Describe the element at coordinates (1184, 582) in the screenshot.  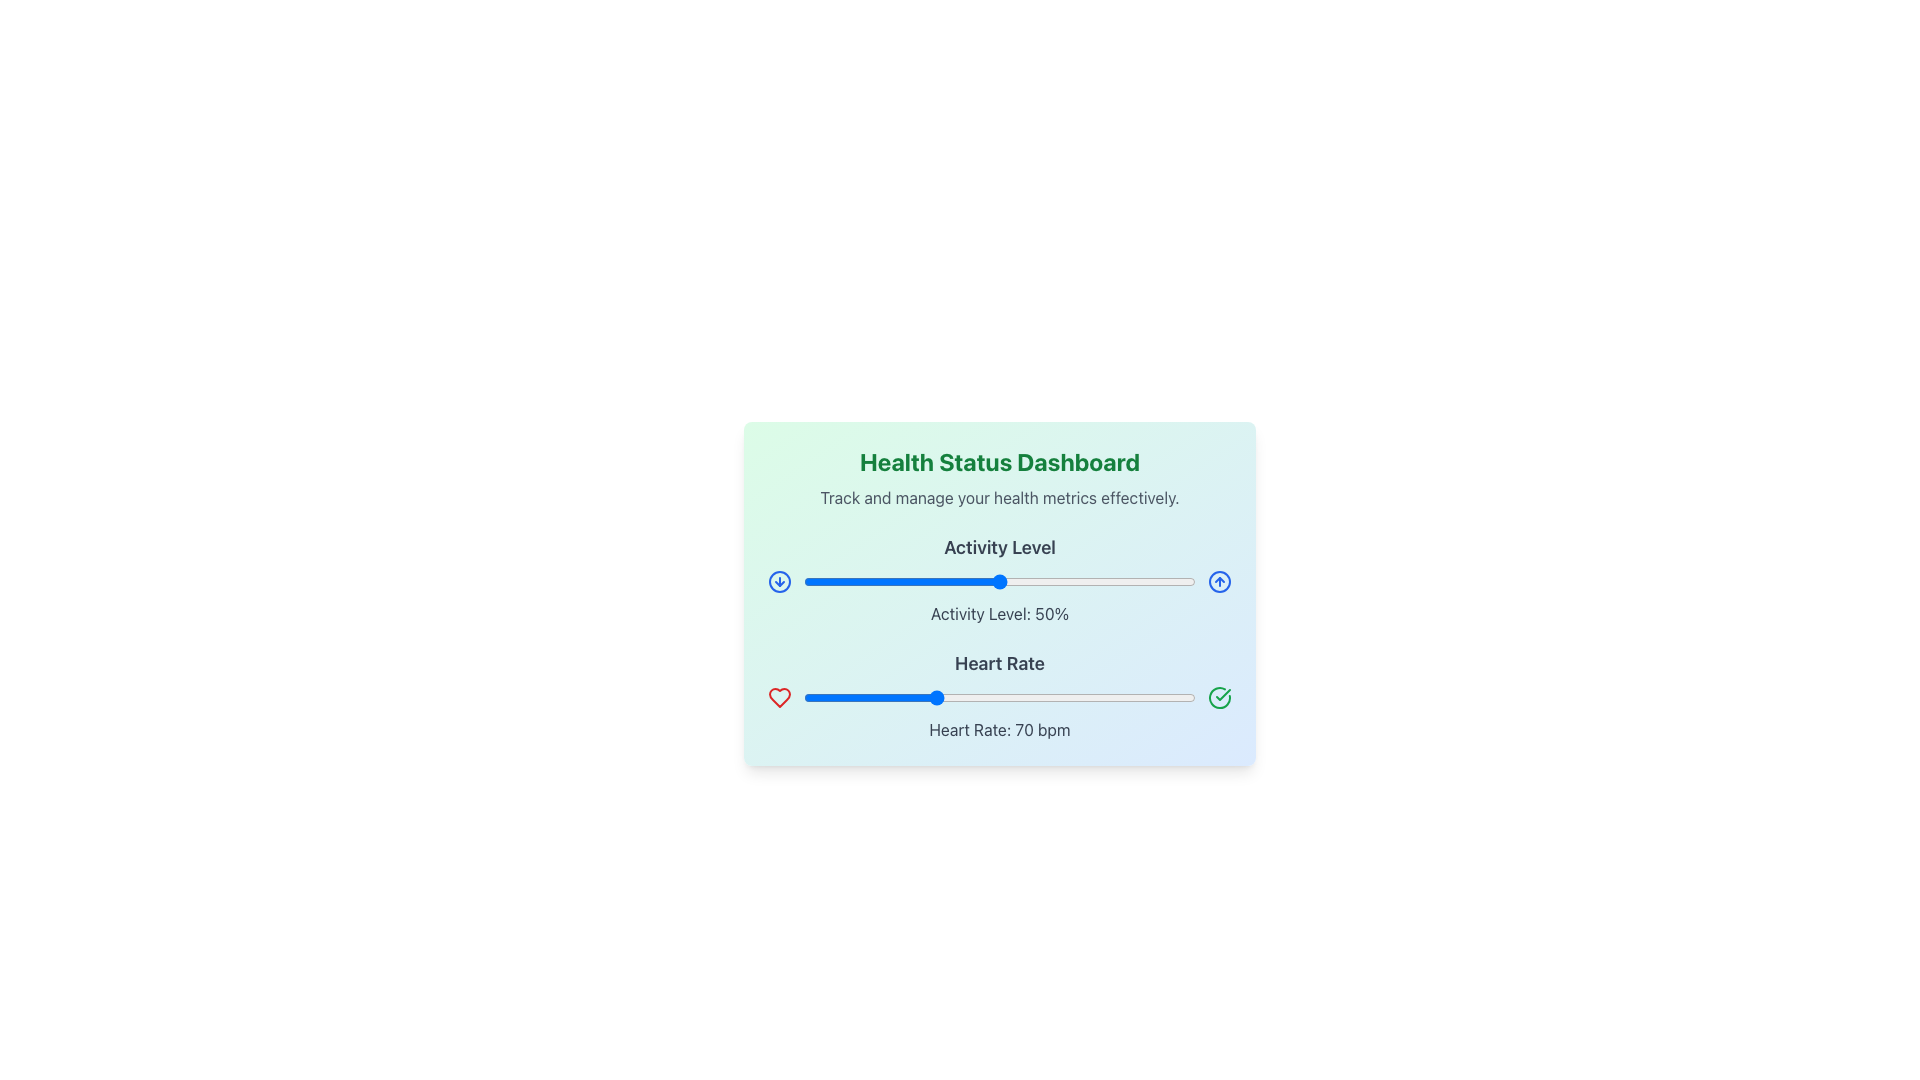
I see `the activity level` at that location.